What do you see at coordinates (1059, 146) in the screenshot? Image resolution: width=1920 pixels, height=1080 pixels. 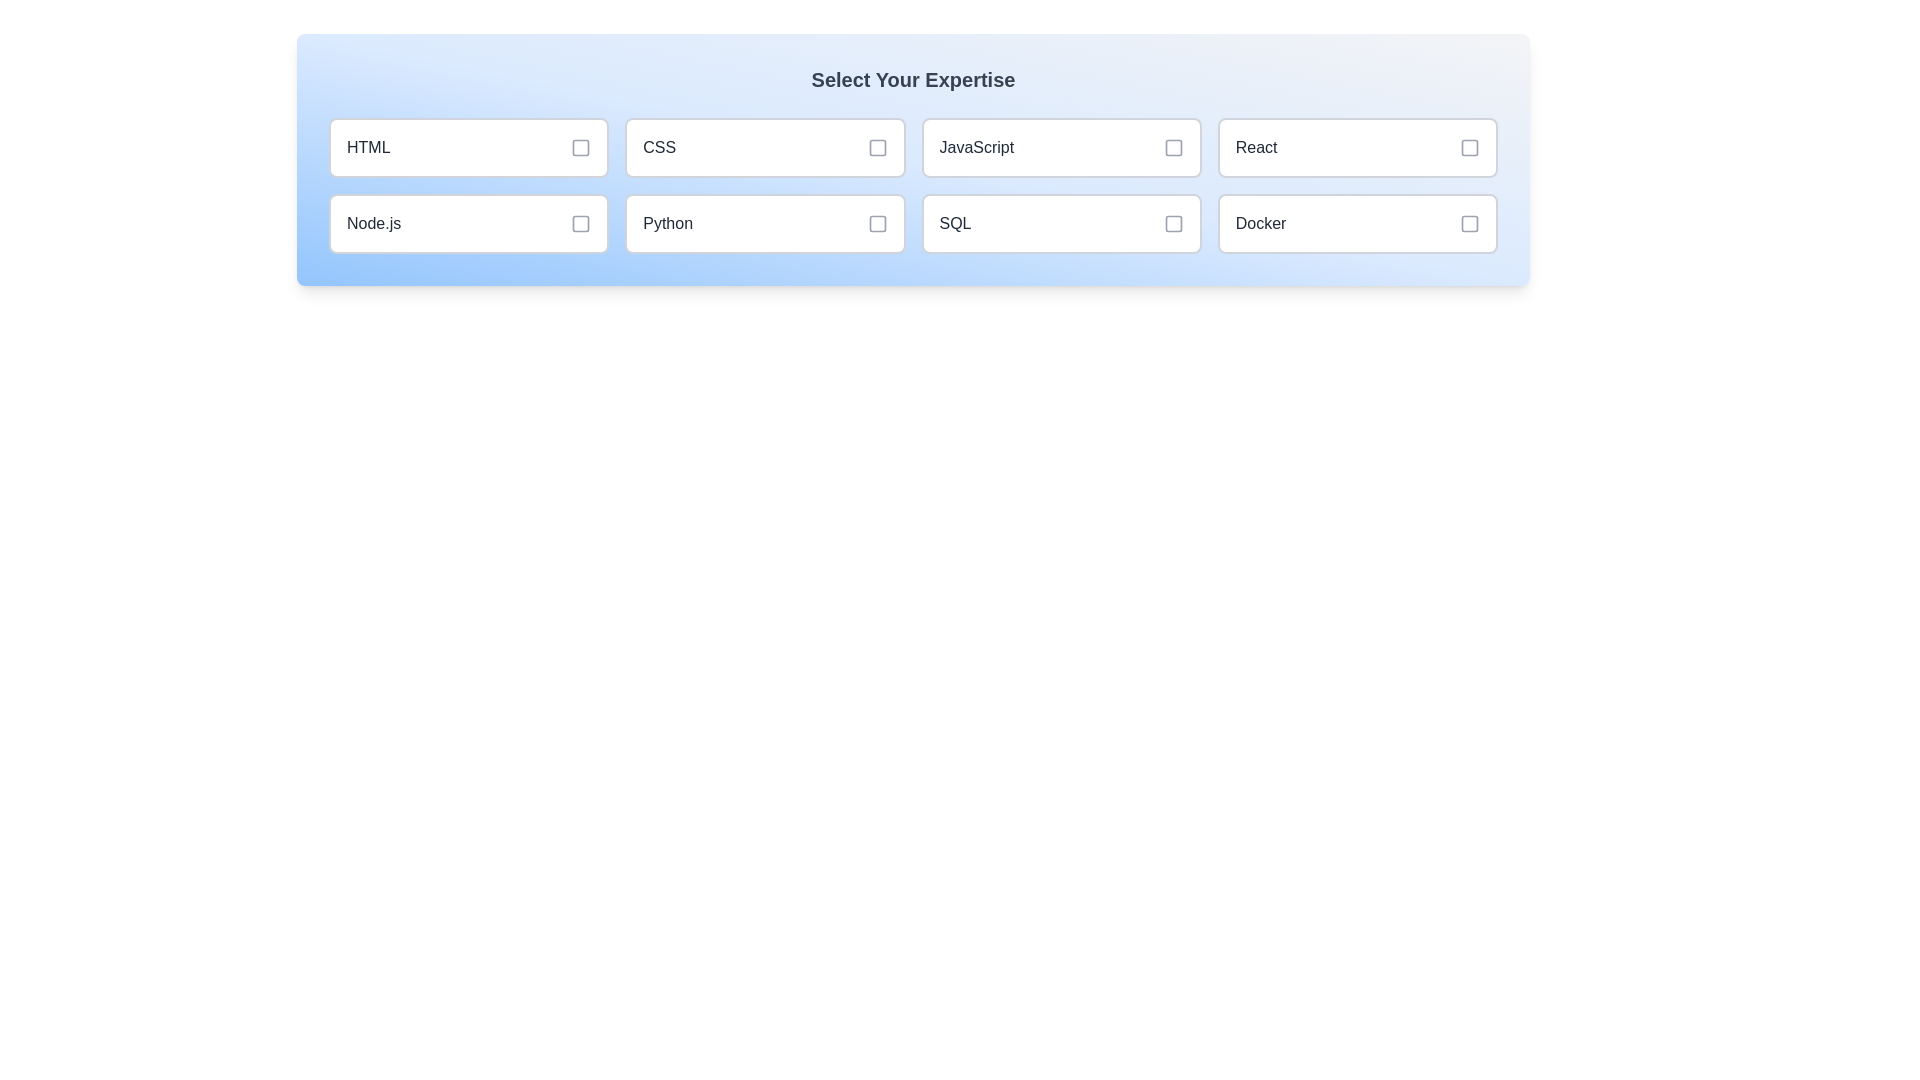 I see `the skill item labeled JavaScript to toggle its selection state` at bounding box center [1059, 146].